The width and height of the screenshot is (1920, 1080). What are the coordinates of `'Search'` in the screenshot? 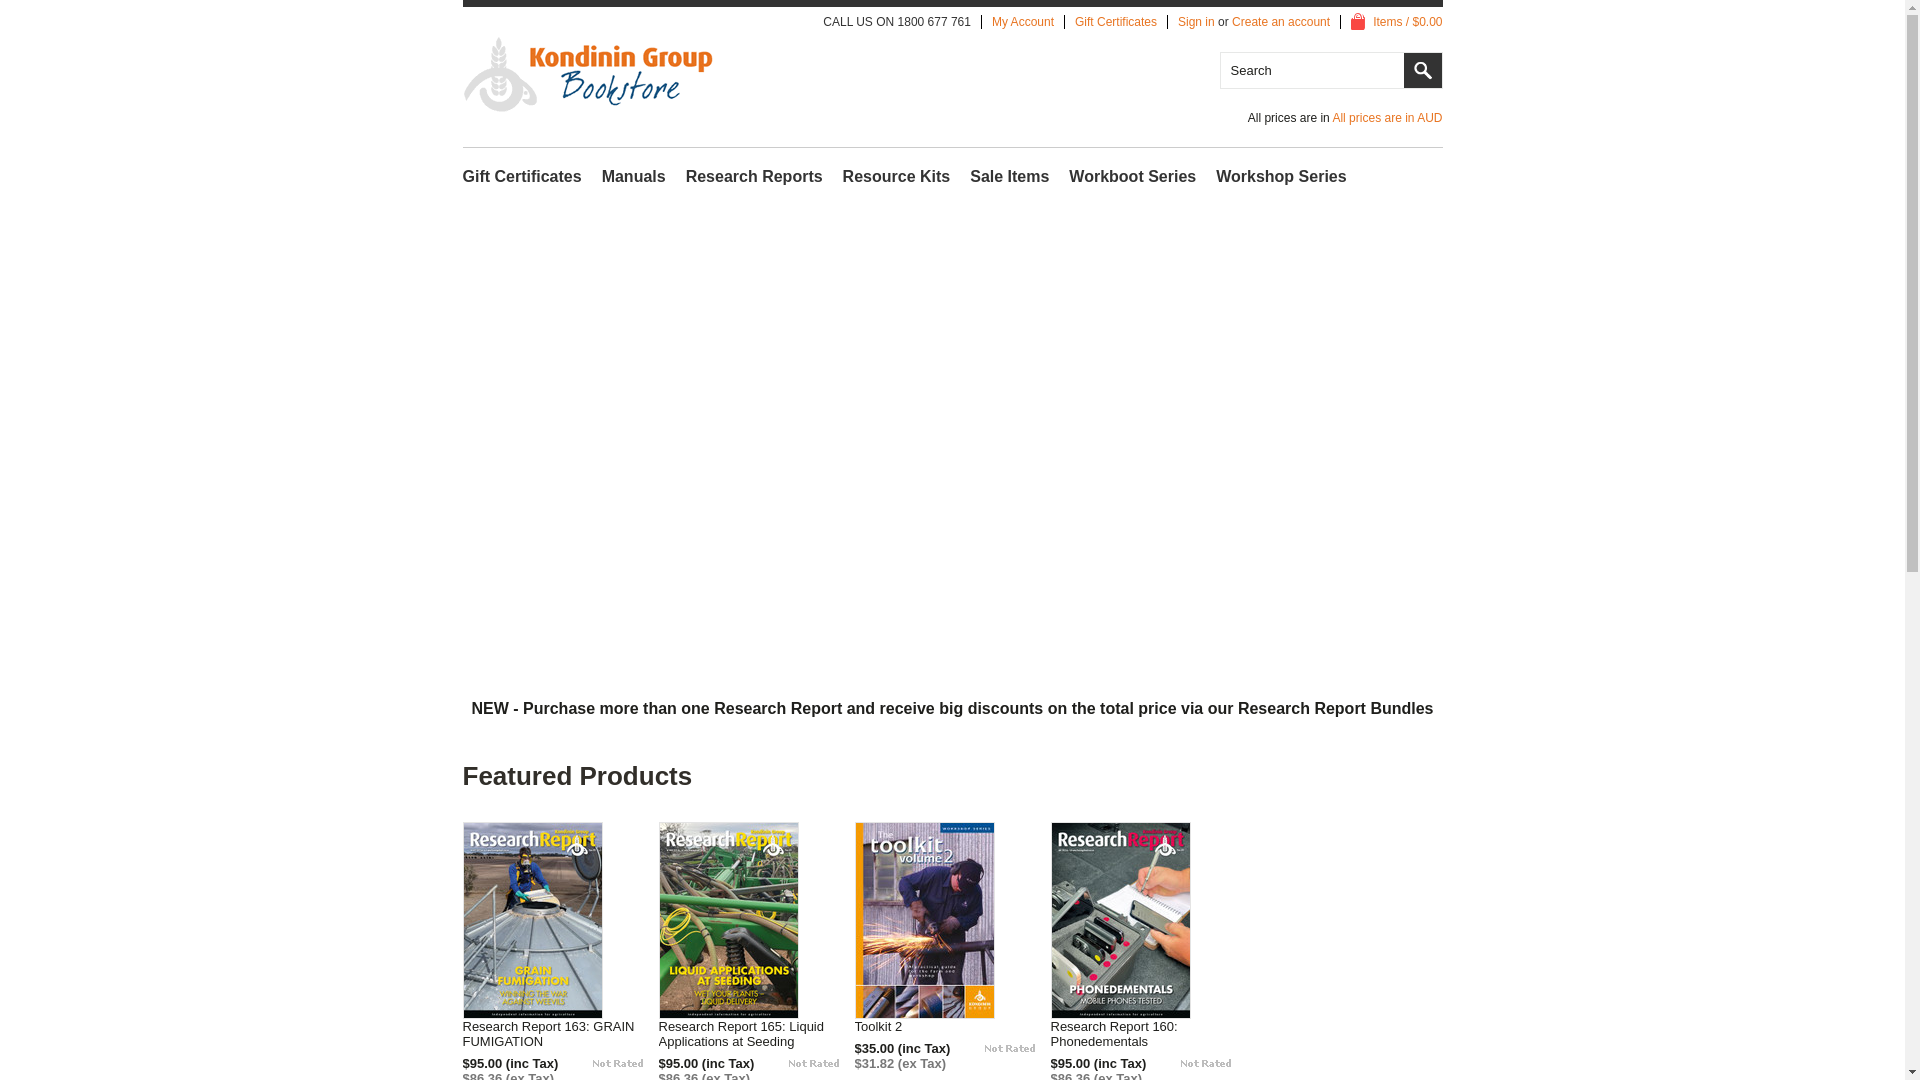 It's located at (1421, 69).